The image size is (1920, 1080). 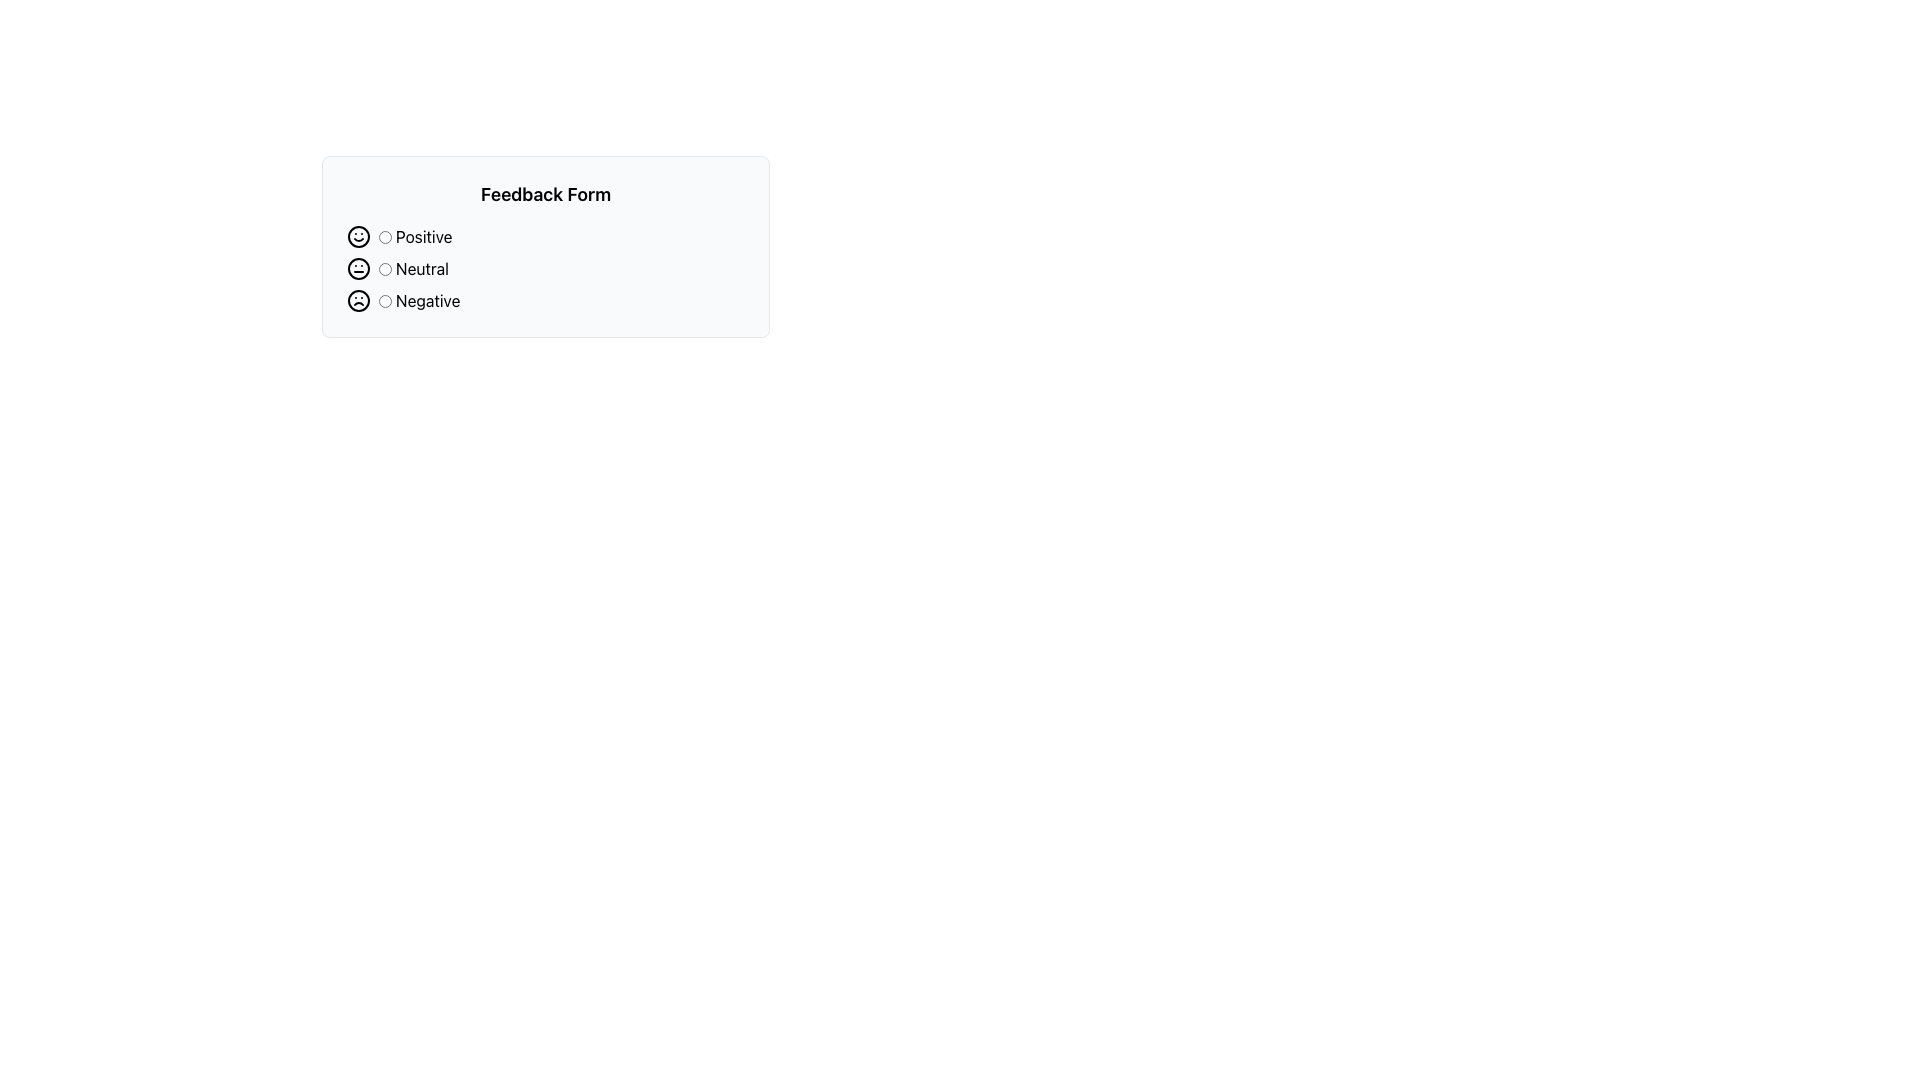 What do you see at coordinates (385, 268) in the screenshot?
I see `the neutral radio button option in the feedback form` at bounding box center [385, 268].